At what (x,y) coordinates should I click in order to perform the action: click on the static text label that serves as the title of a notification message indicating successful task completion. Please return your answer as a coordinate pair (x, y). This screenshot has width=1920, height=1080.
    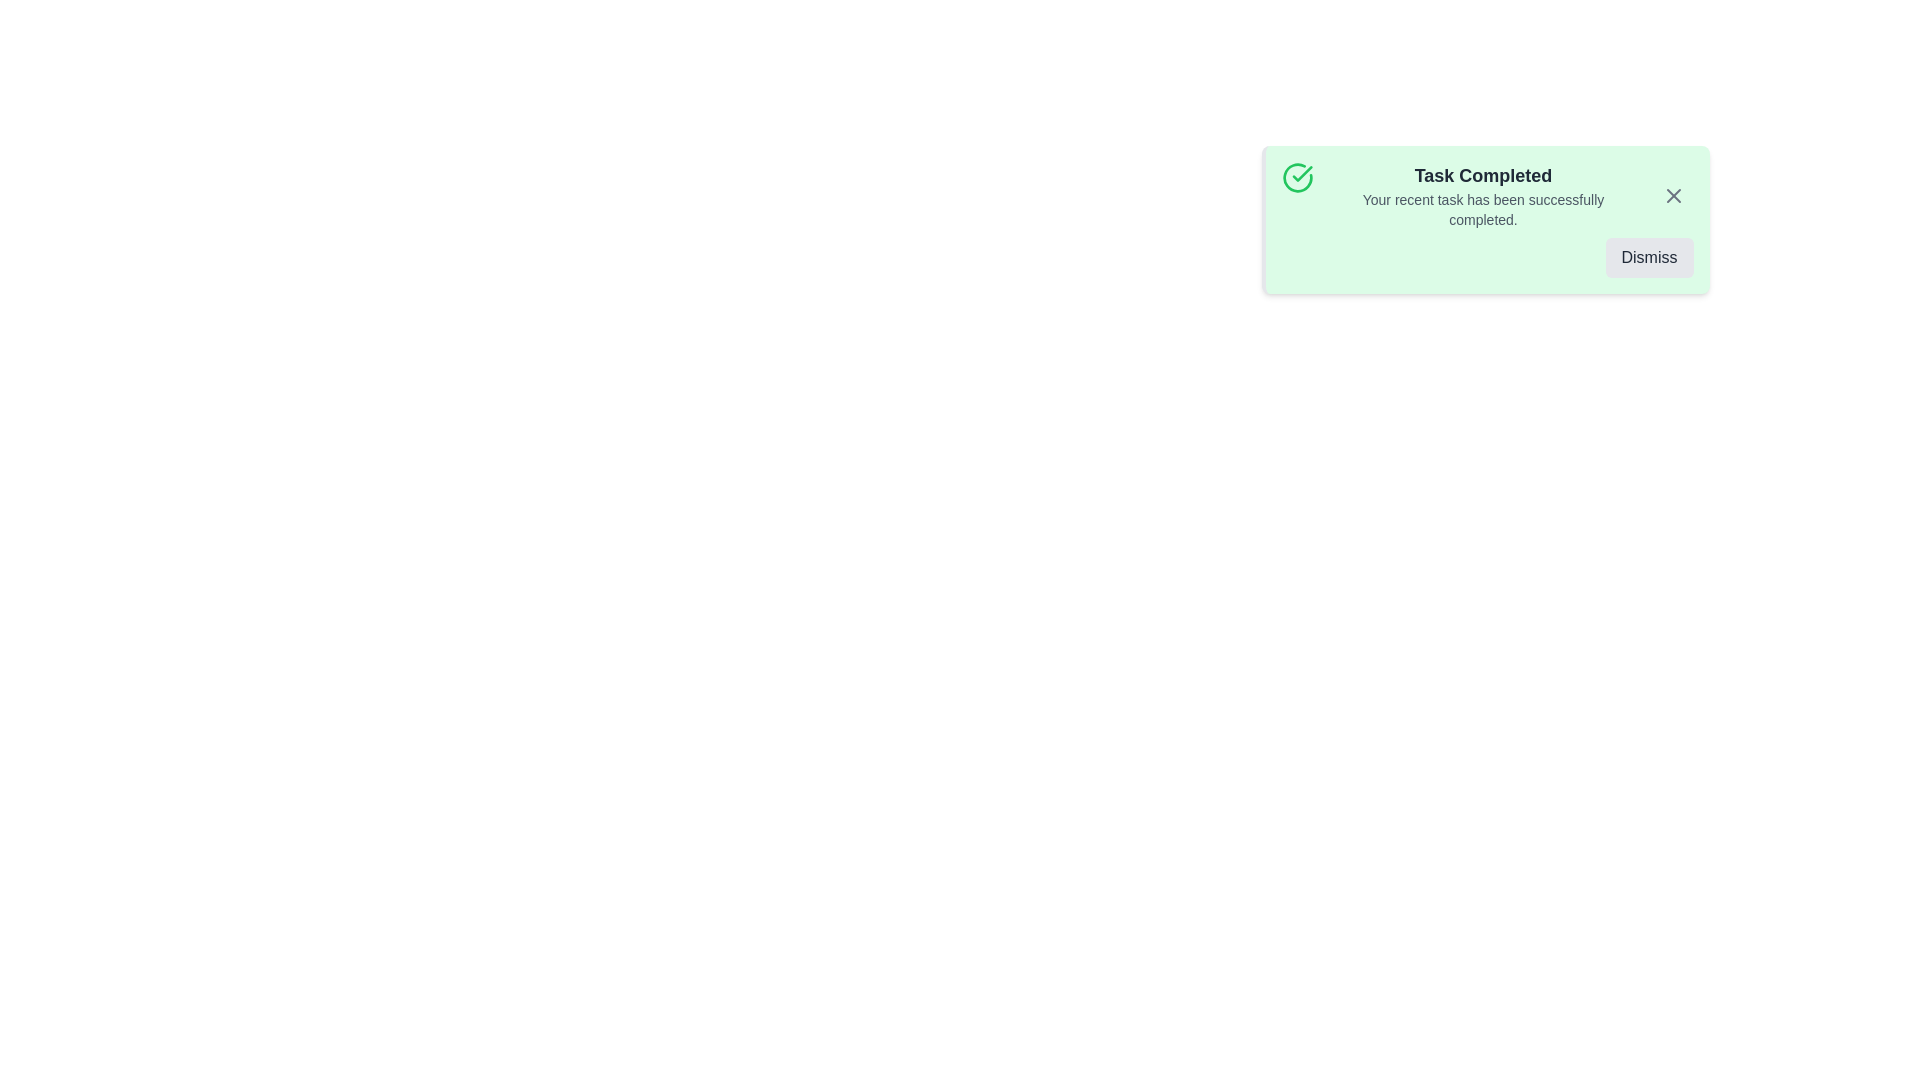
    Looking at the image, I should click on (1483, 175).